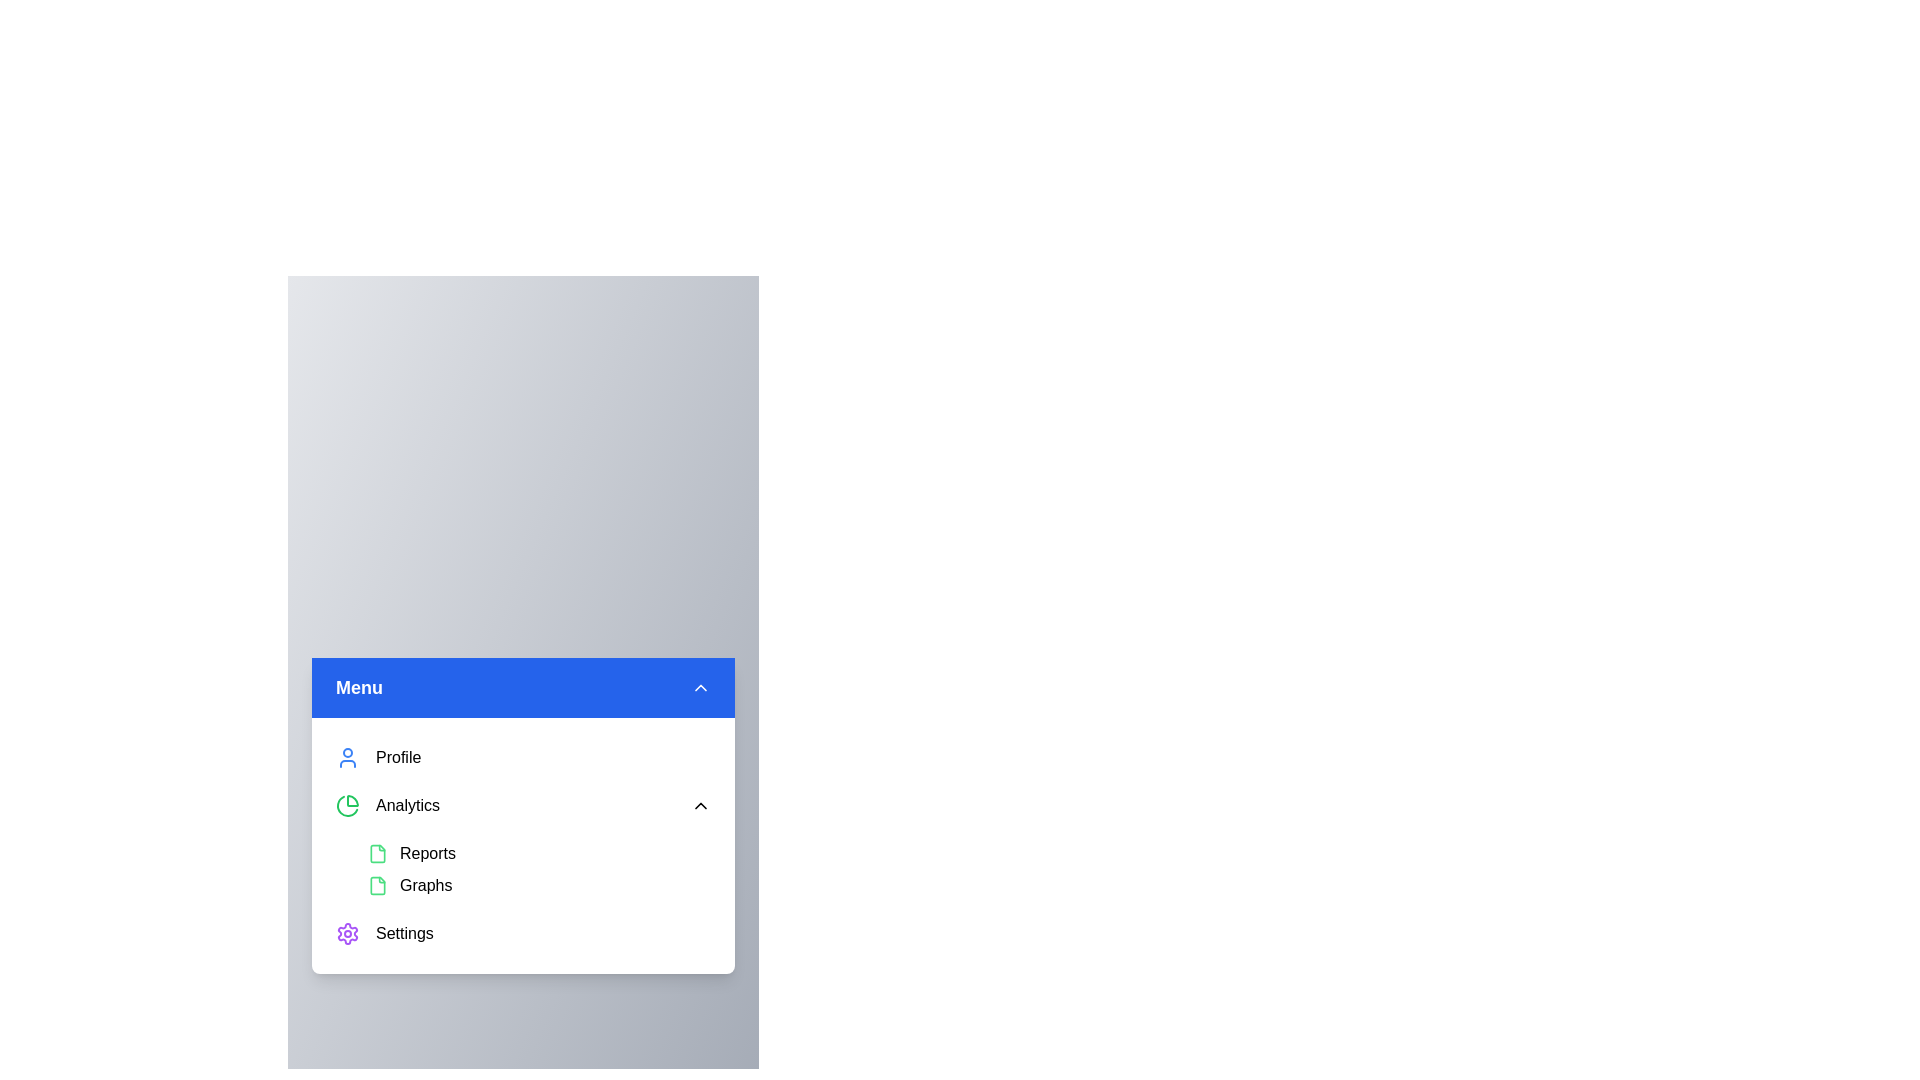 The height and width of the screenshot is (1080, 1920). What do you see at coordinates (425, 885) in the screenshot?
I see `the text label 'Graphs' in the menu` at bounding box center [425, 885].